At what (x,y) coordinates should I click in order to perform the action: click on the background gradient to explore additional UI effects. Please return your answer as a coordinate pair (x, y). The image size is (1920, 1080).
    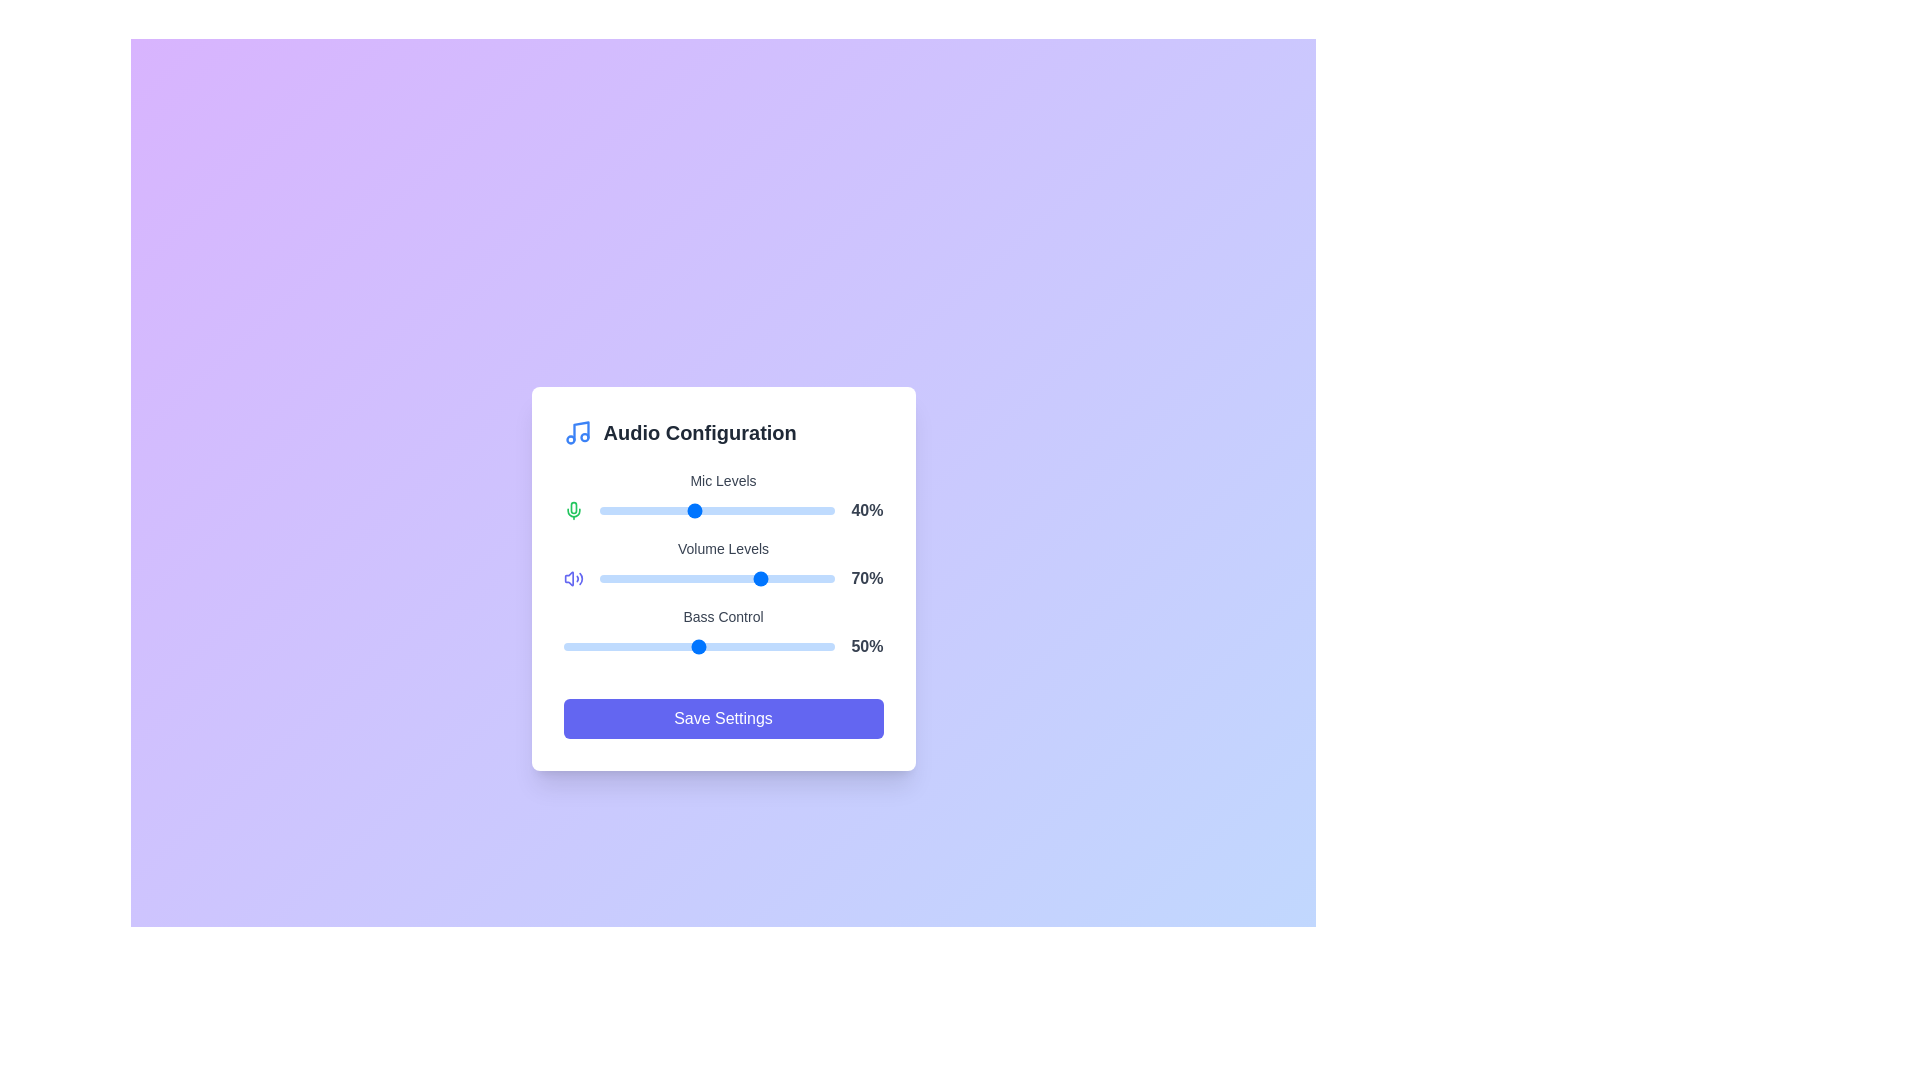
    Looking at the image, I should click on (722, 578).